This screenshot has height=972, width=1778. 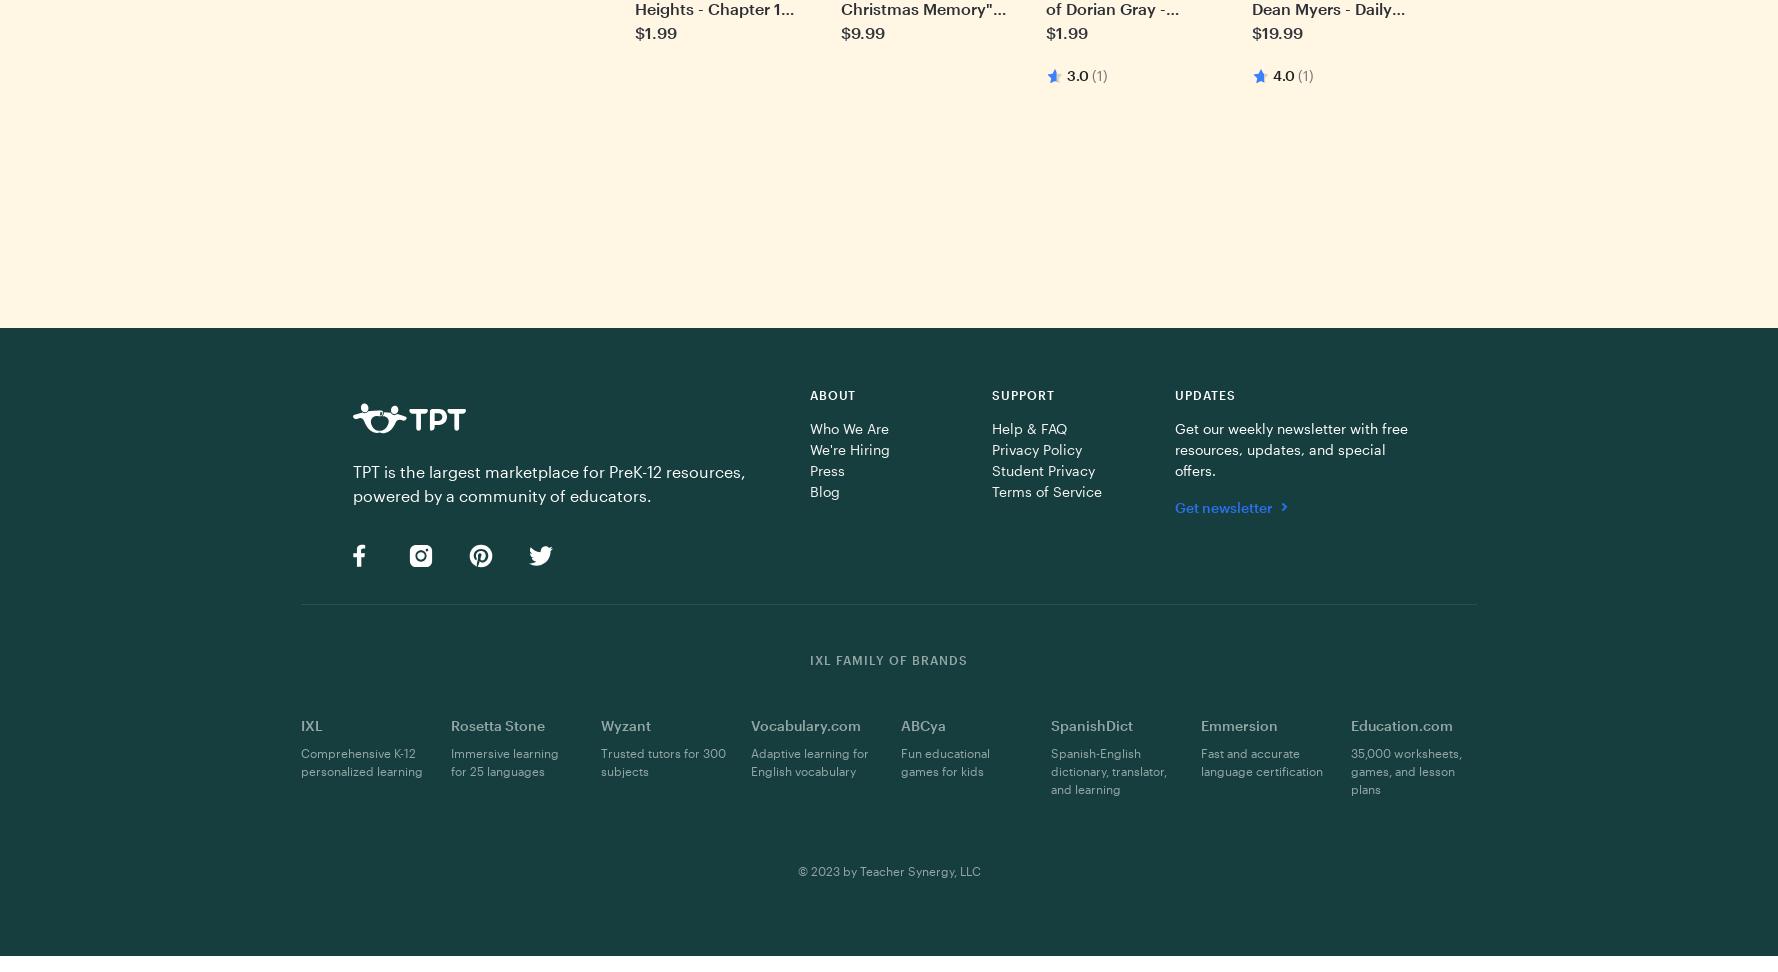 I want to click on 'Get newsletter', so click(x=1222, y=506).